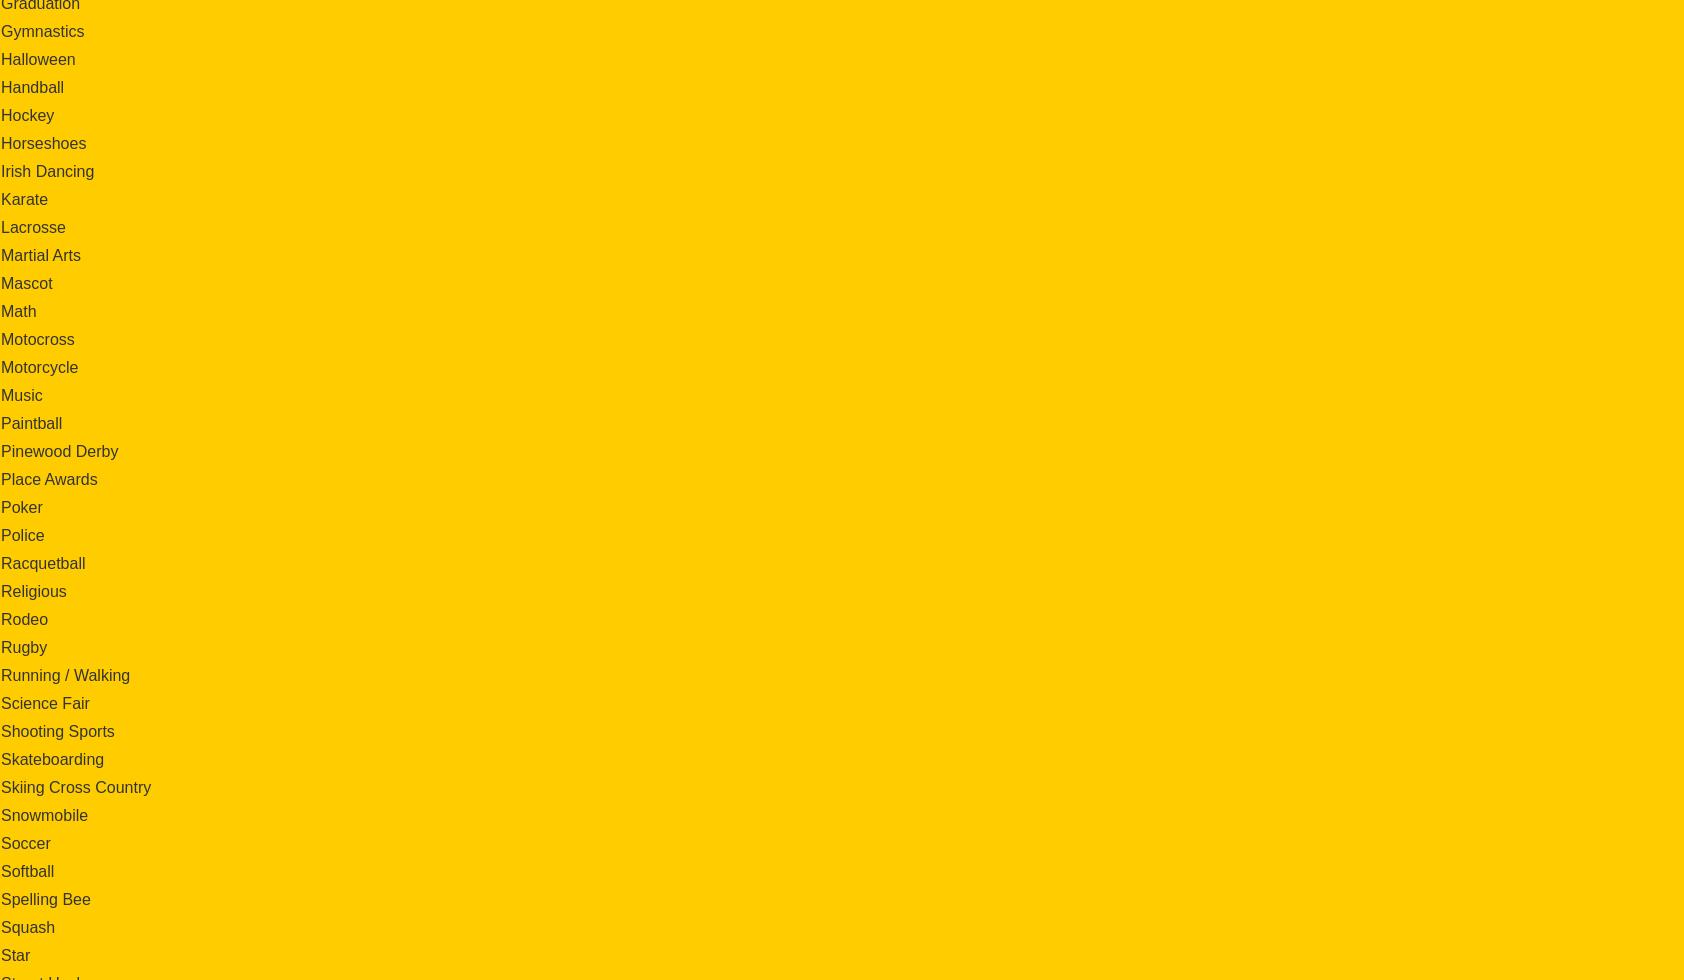 The height and width of the screenshot is (980, 1684). I want to click on 'Irish Dancing', so click(46, 170).